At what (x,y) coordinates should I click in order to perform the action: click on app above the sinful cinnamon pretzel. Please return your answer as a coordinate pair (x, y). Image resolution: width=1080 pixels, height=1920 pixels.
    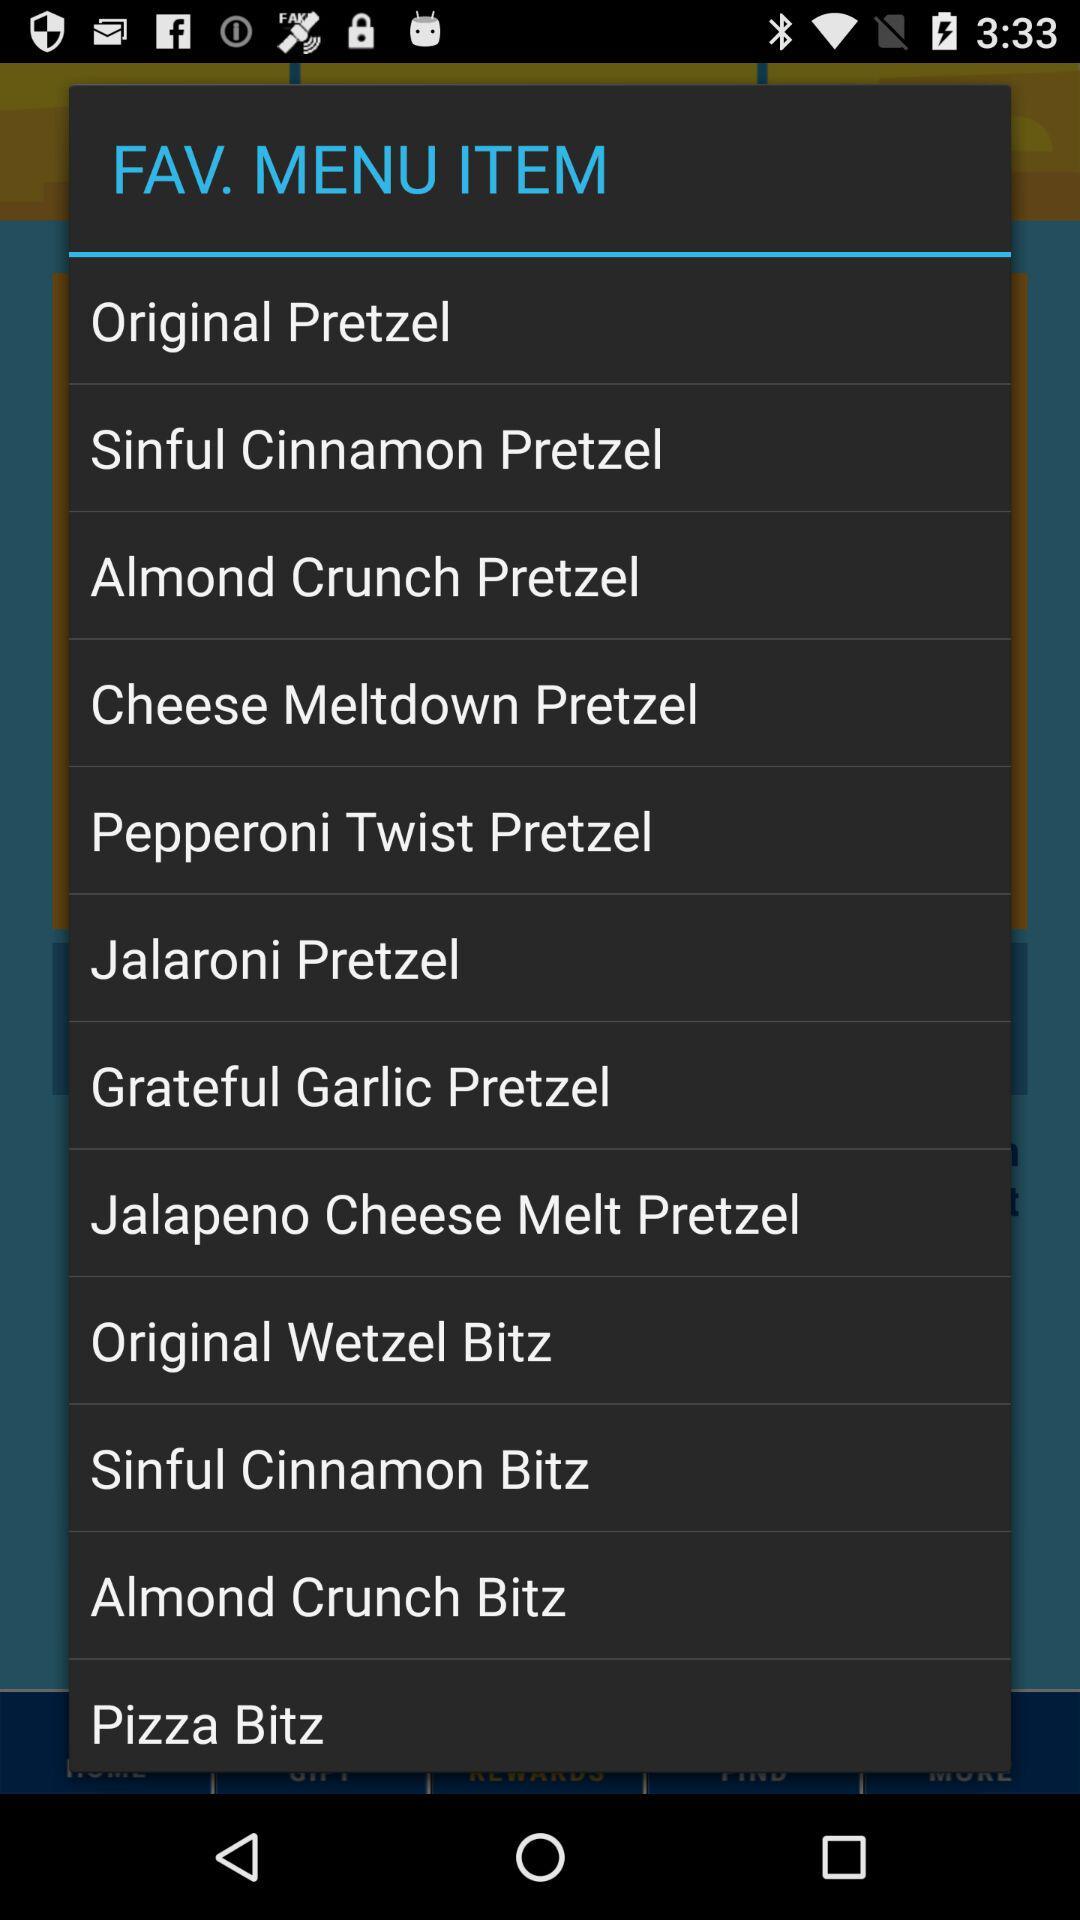
    Looking at the image, I should click on (540, 320).